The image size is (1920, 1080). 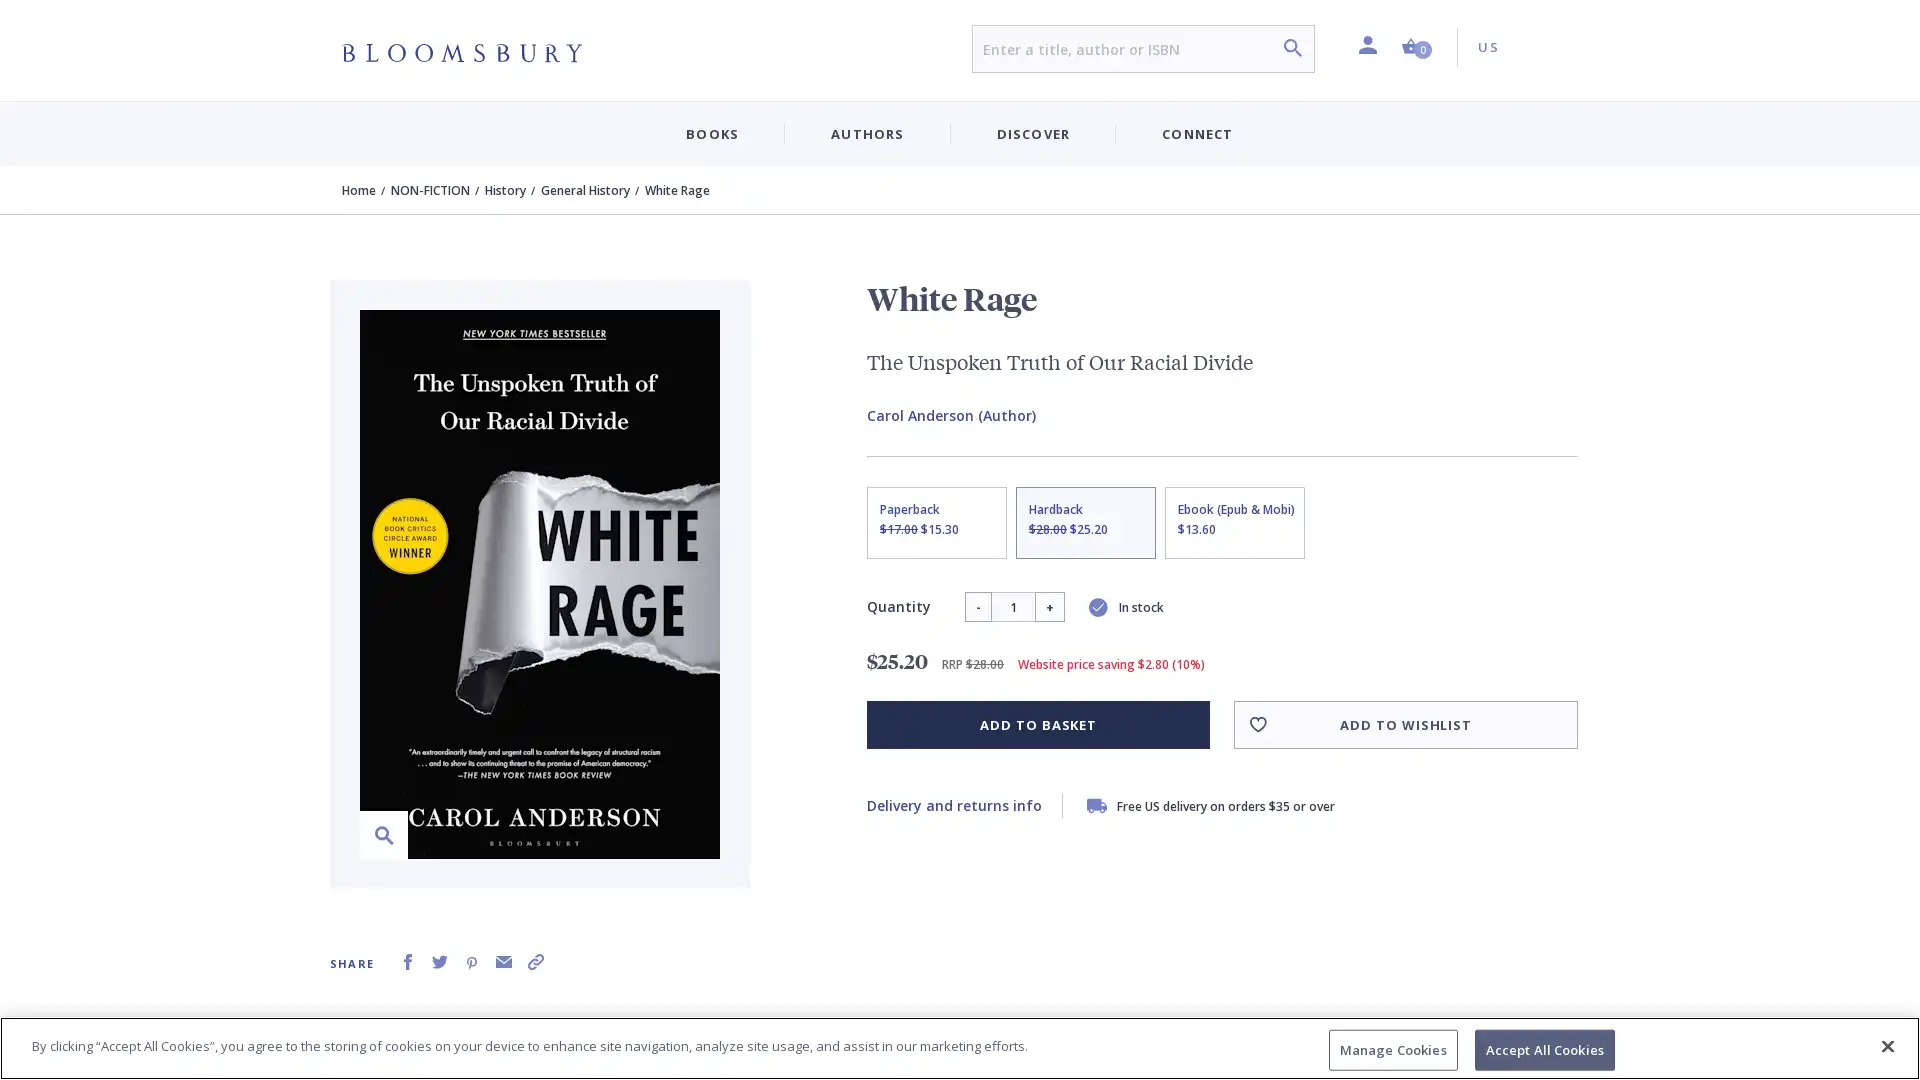 What do you see at coordinates (1886, 1044) in the screenshot?
I see `Close` at bounding box center [1886, 1044].